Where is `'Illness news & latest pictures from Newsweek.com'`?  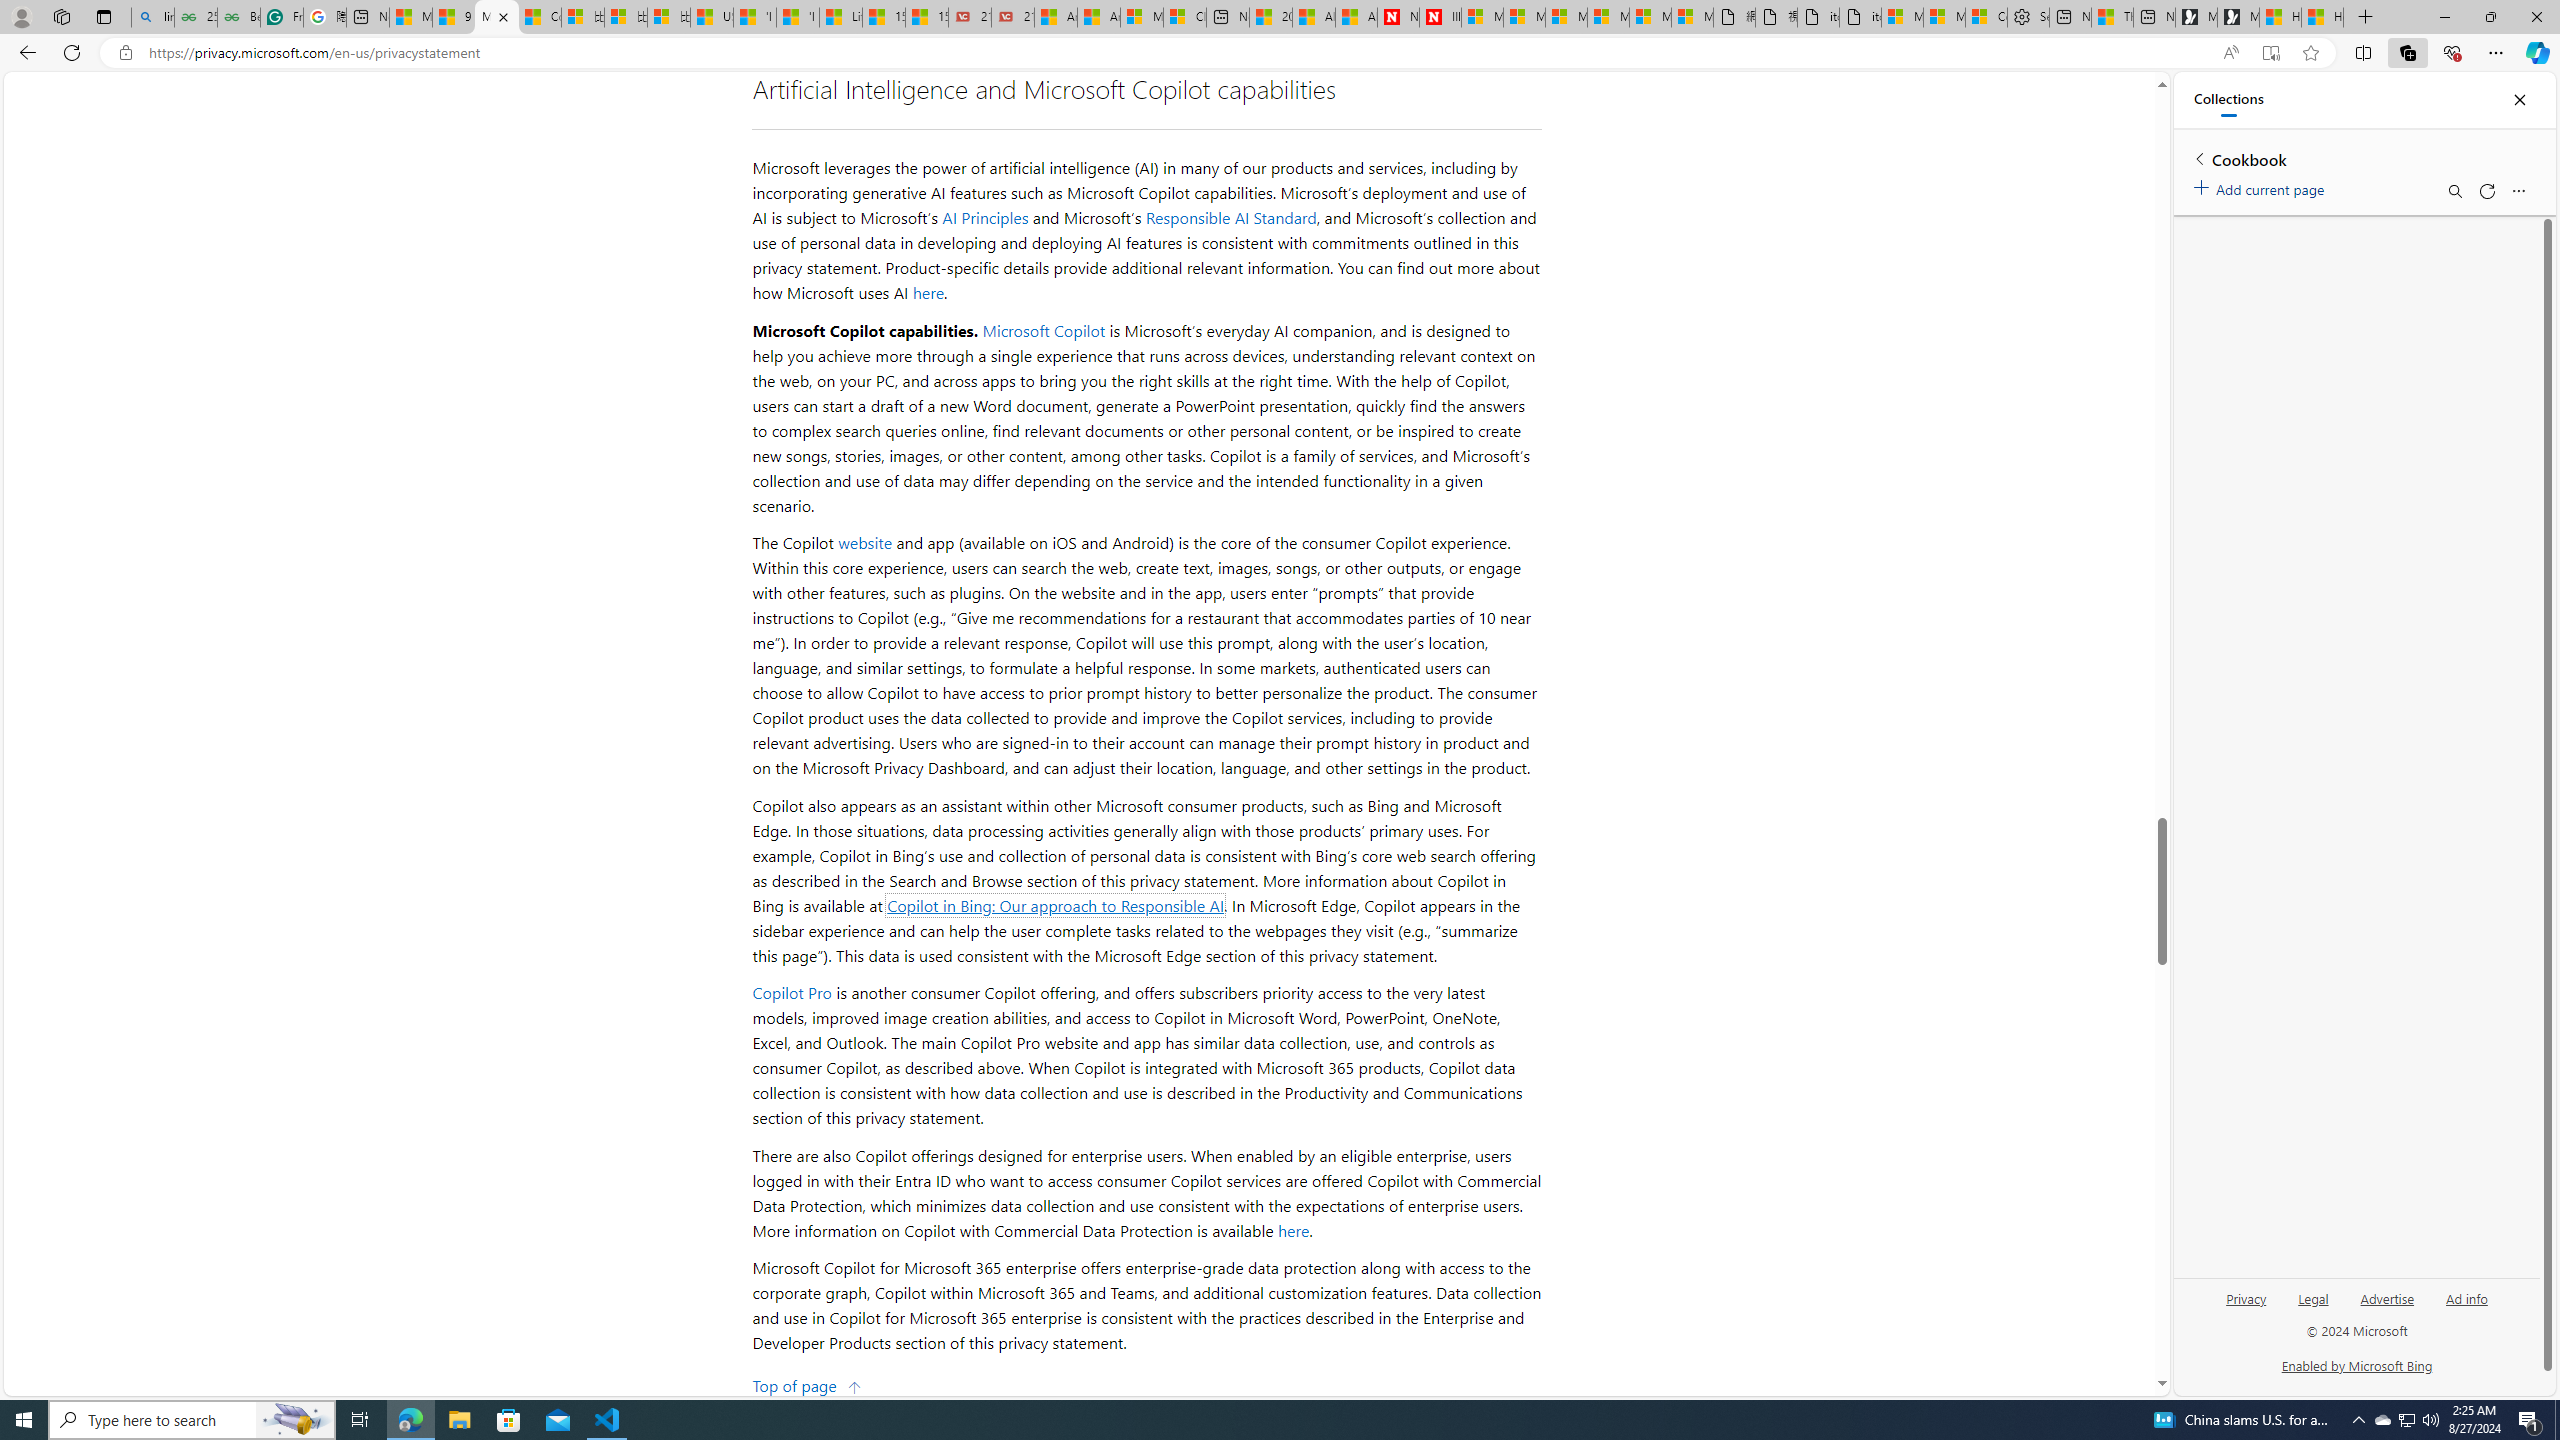 'Illness news & latest pictures from Newsweek.com' is located at coordinates (1439, 16).